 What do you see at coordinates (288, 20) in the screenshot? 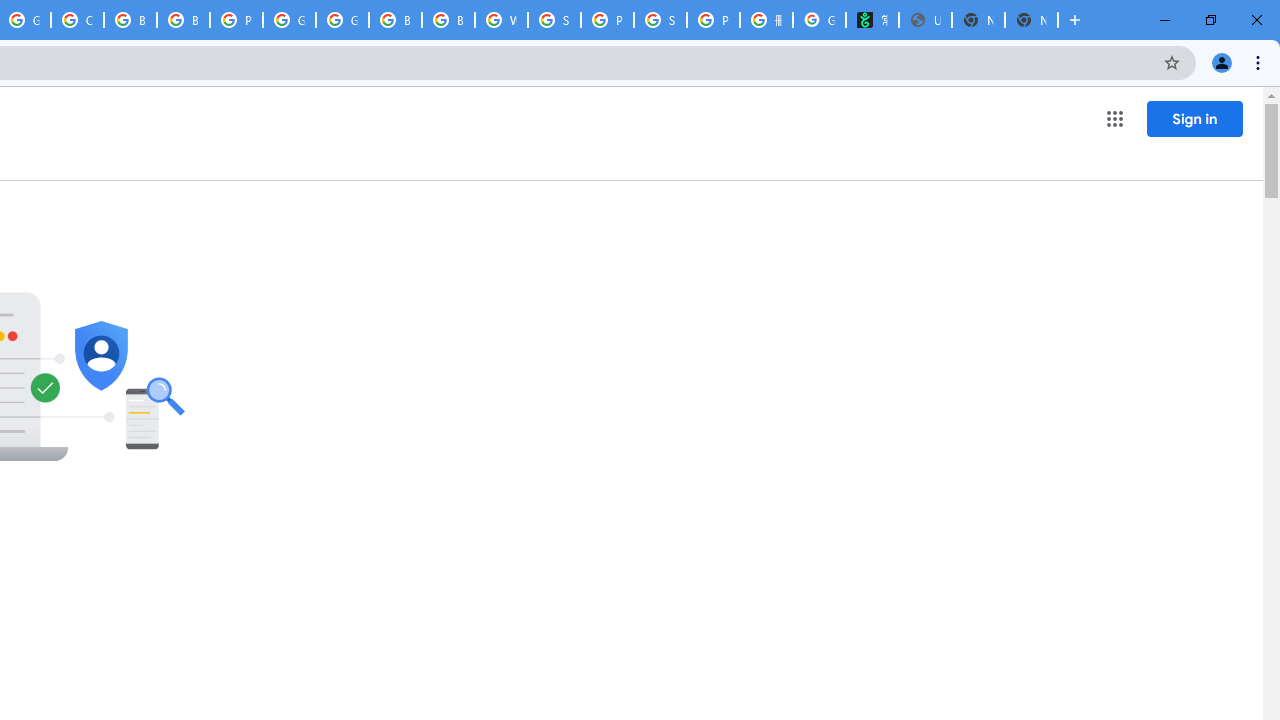
I see `'Google Cloud Platform'` at bounding box center [288, 20].